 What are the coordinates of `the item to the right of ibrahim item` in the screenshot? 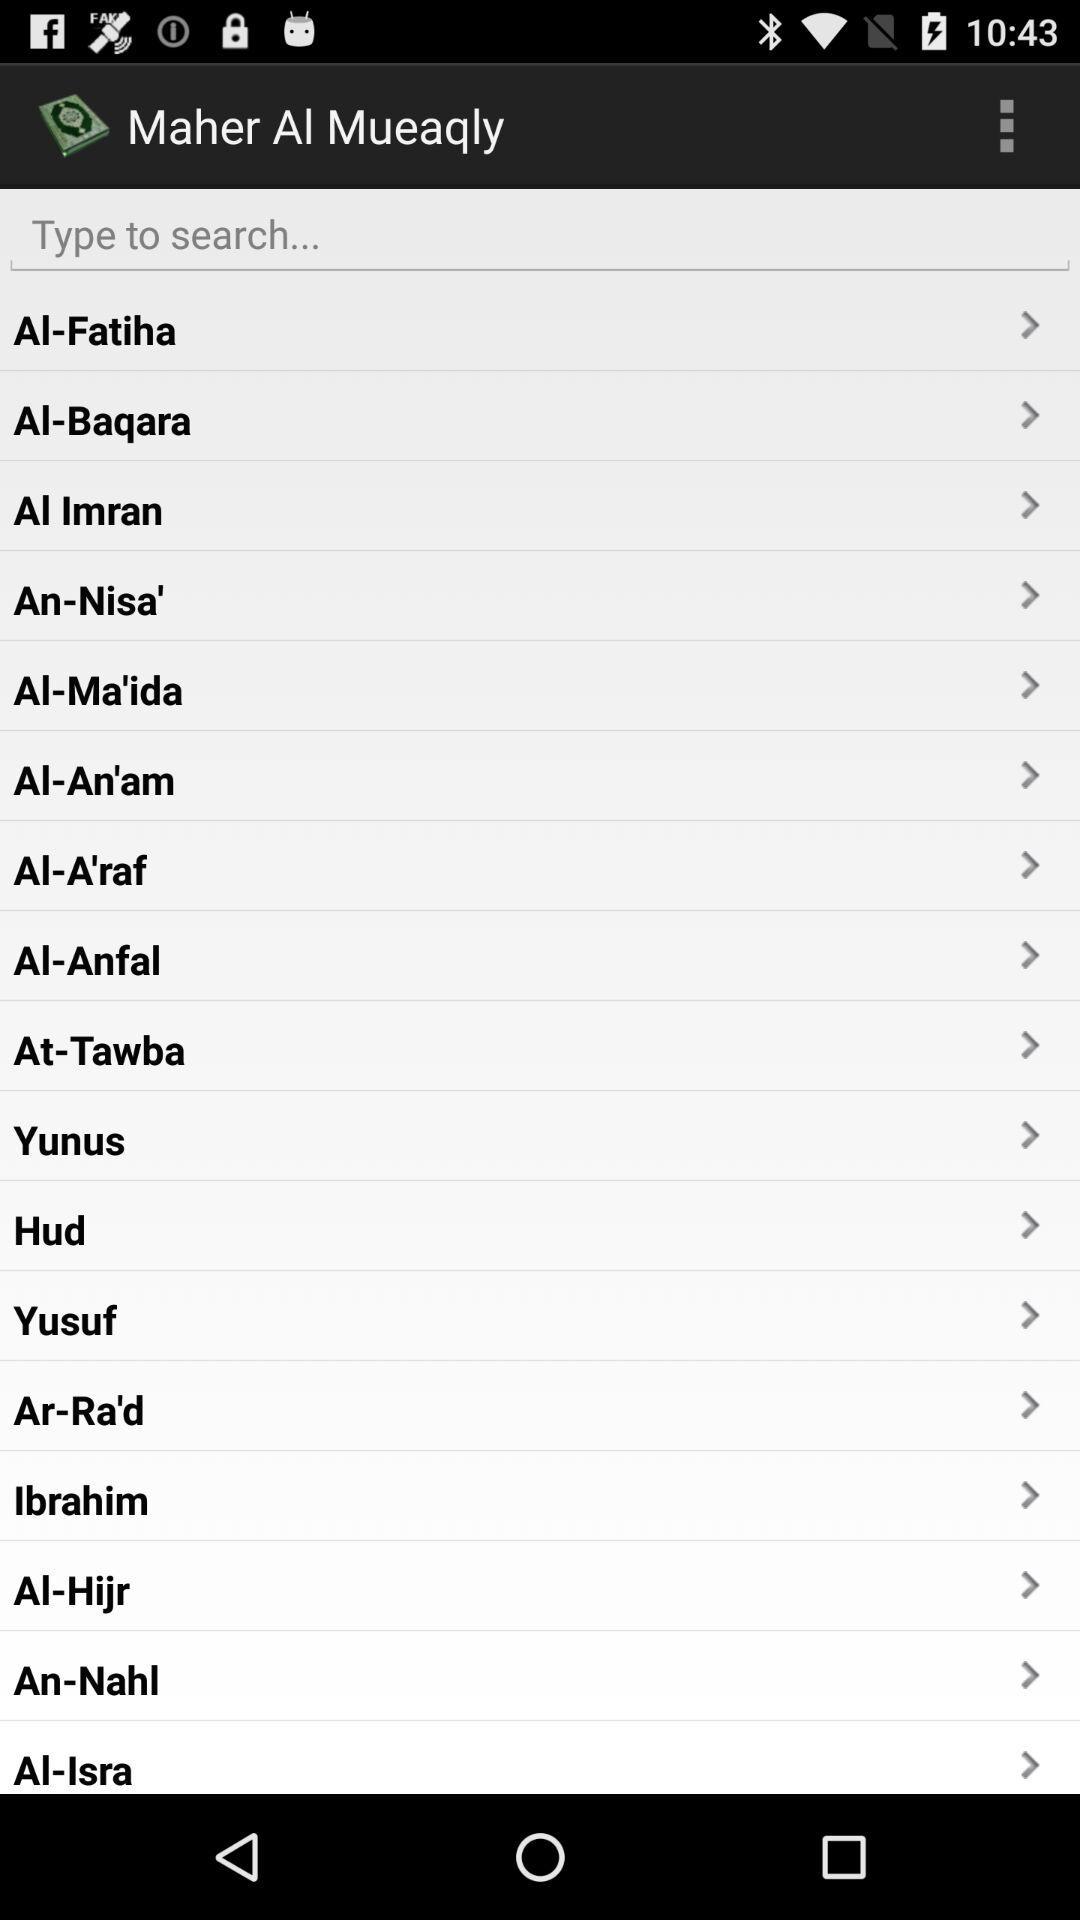 It's located at (1028, 1495).